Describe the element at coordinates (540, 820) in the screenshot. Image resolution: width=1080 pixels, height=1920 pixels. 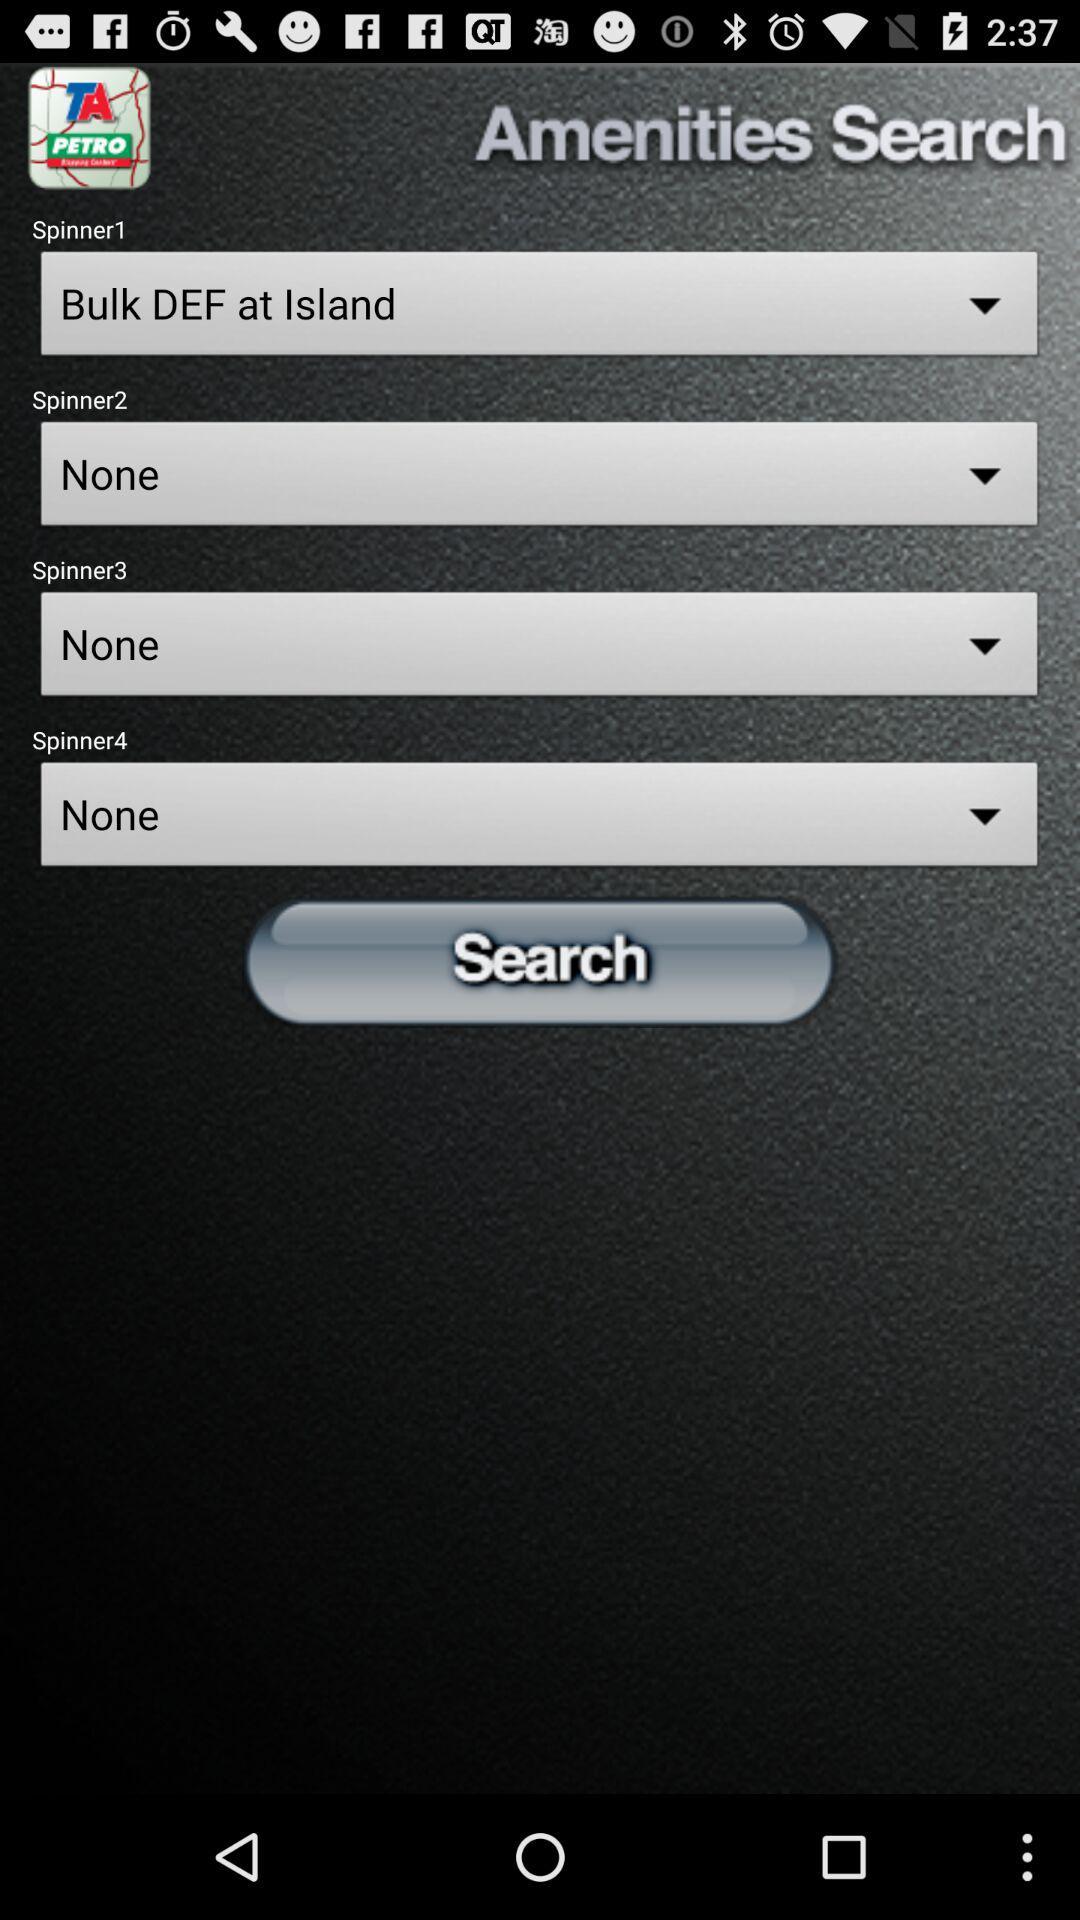
I see `the none field in spinner 4` at that location.